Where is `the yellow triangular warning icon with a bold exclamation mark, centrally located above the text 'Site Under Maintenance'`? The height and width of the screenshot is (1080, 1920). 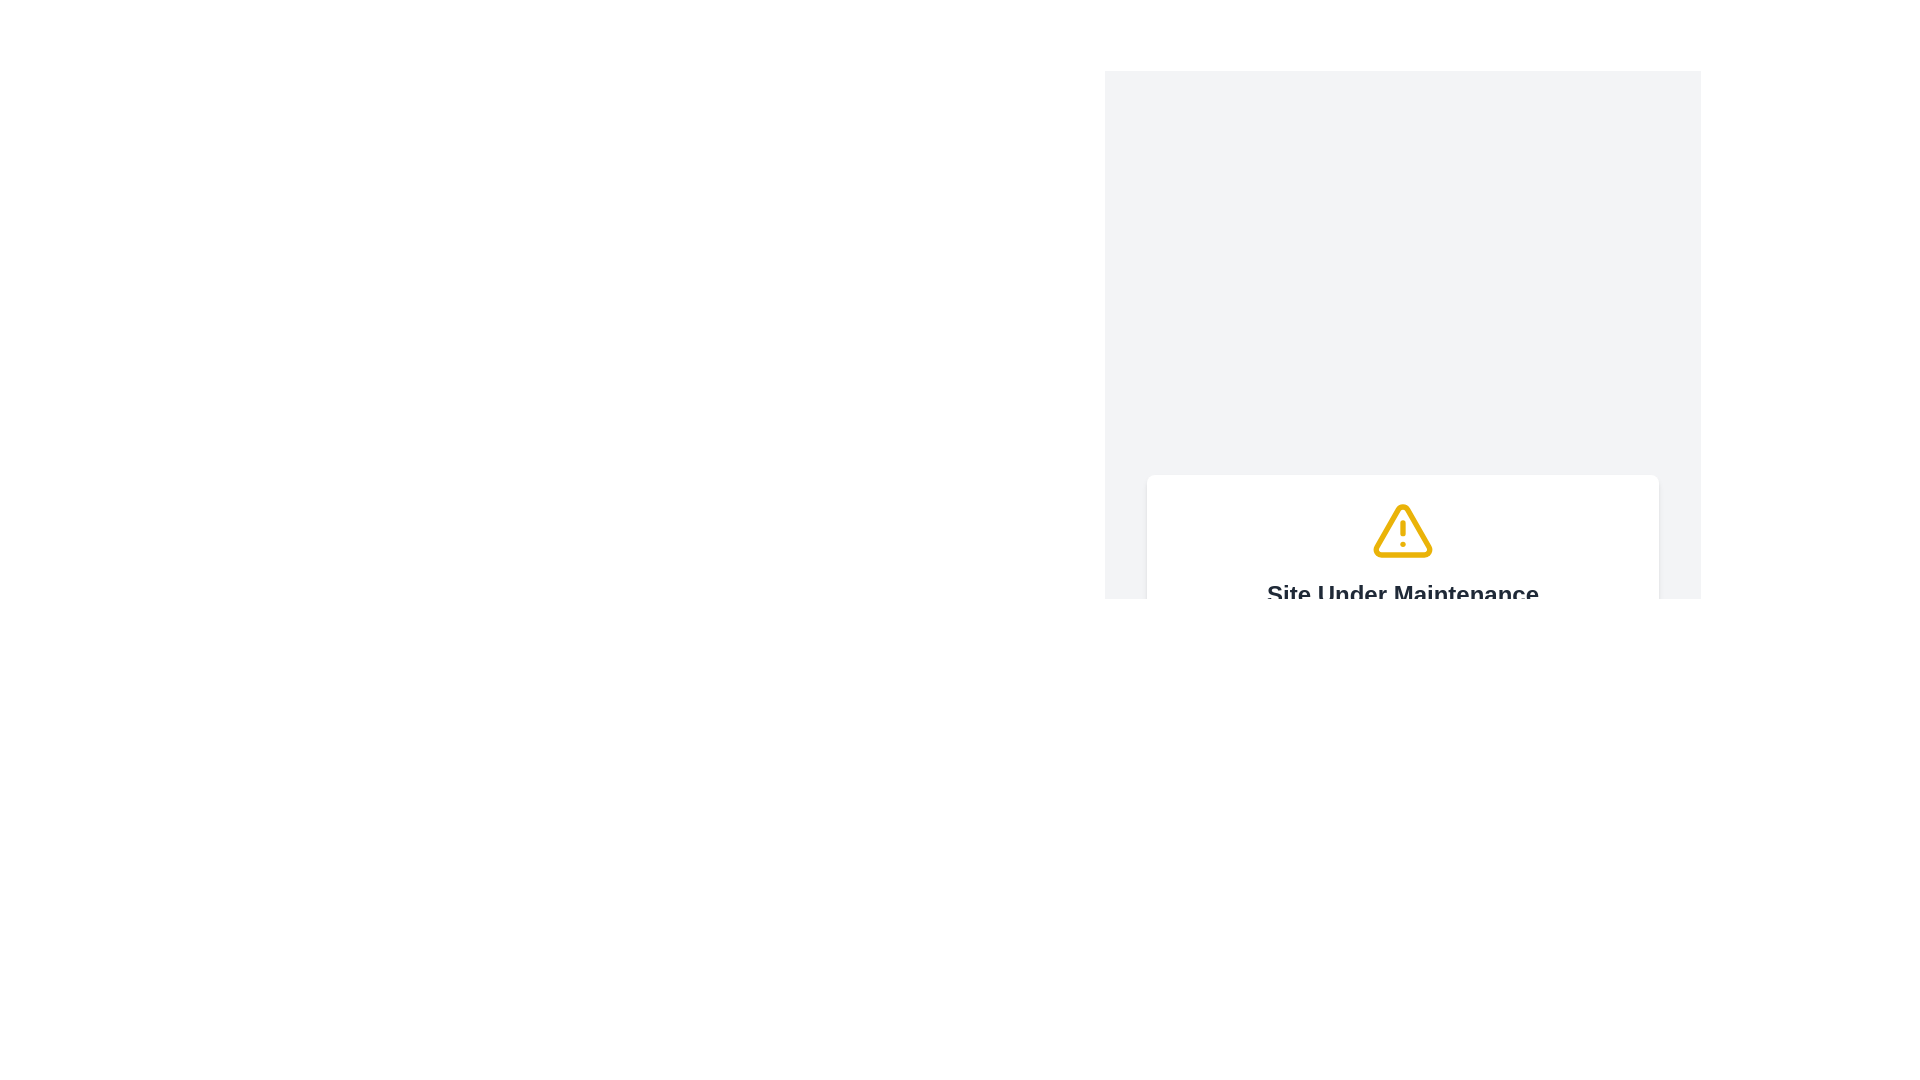
the yellow triangular warning icon with a bold exclamation mark, centrally located above the text 'Site Under Maintenance' is located at coordinates (1401, 530).